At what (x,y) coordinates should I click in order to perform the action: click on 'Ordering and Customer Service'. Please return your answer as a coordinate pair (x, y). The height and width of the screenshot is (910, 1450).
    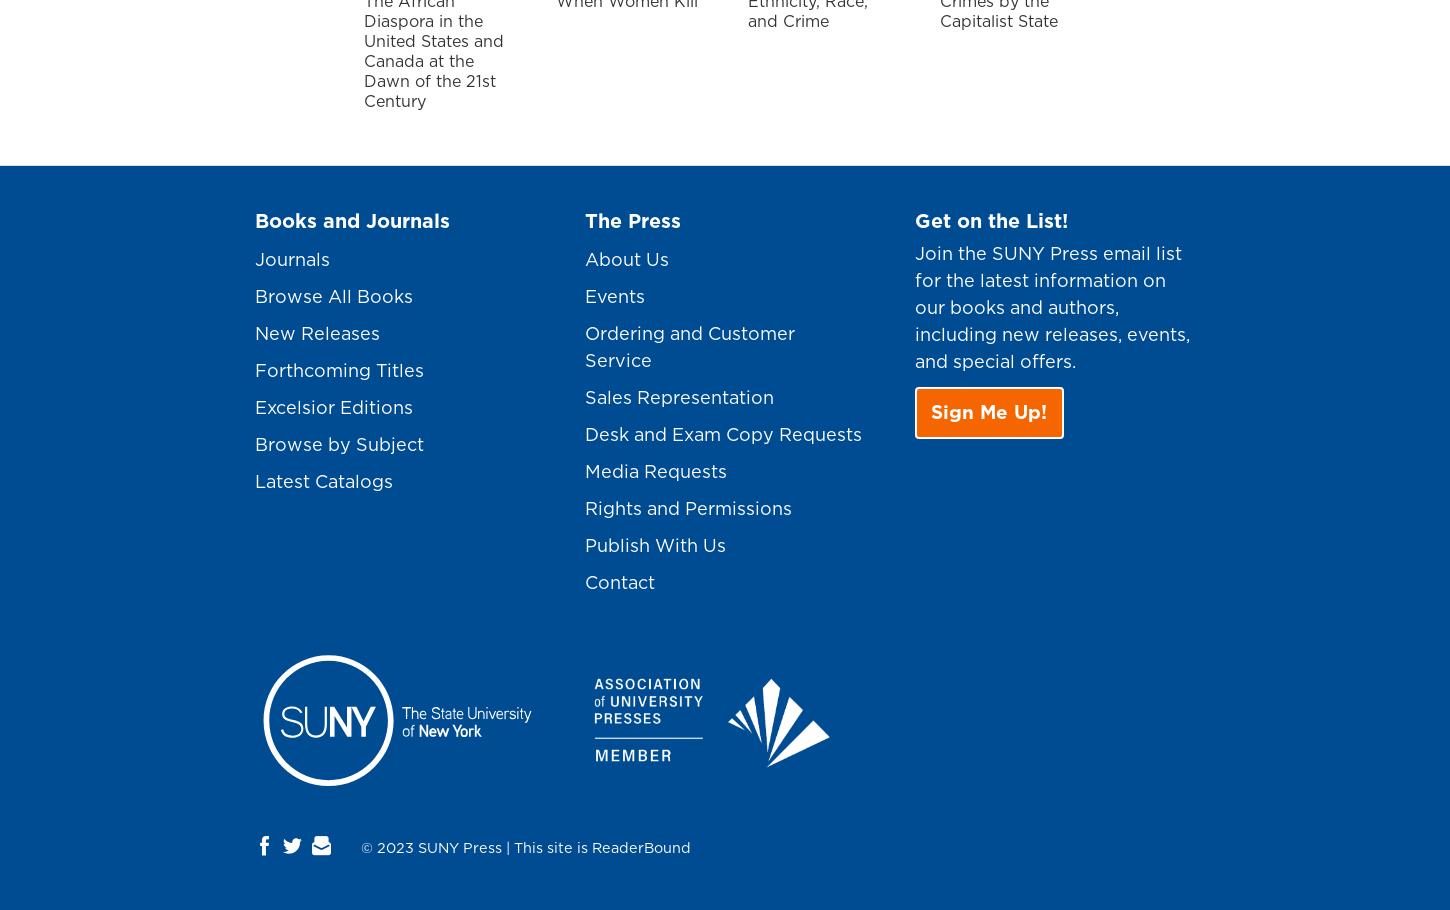
    Looking at the image, I should click on (689, 345).